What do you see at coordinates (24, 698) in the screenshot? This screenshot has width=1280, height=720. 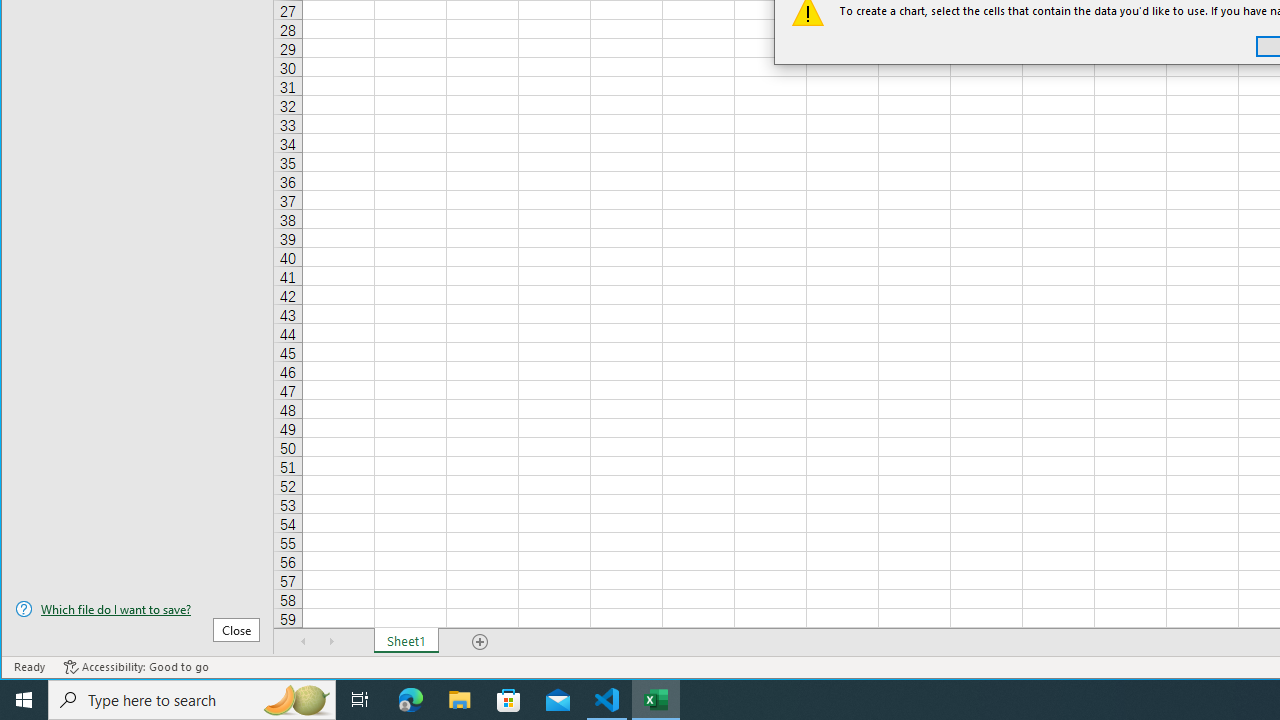 I see `'Start'` at bounding box center [24, 698].